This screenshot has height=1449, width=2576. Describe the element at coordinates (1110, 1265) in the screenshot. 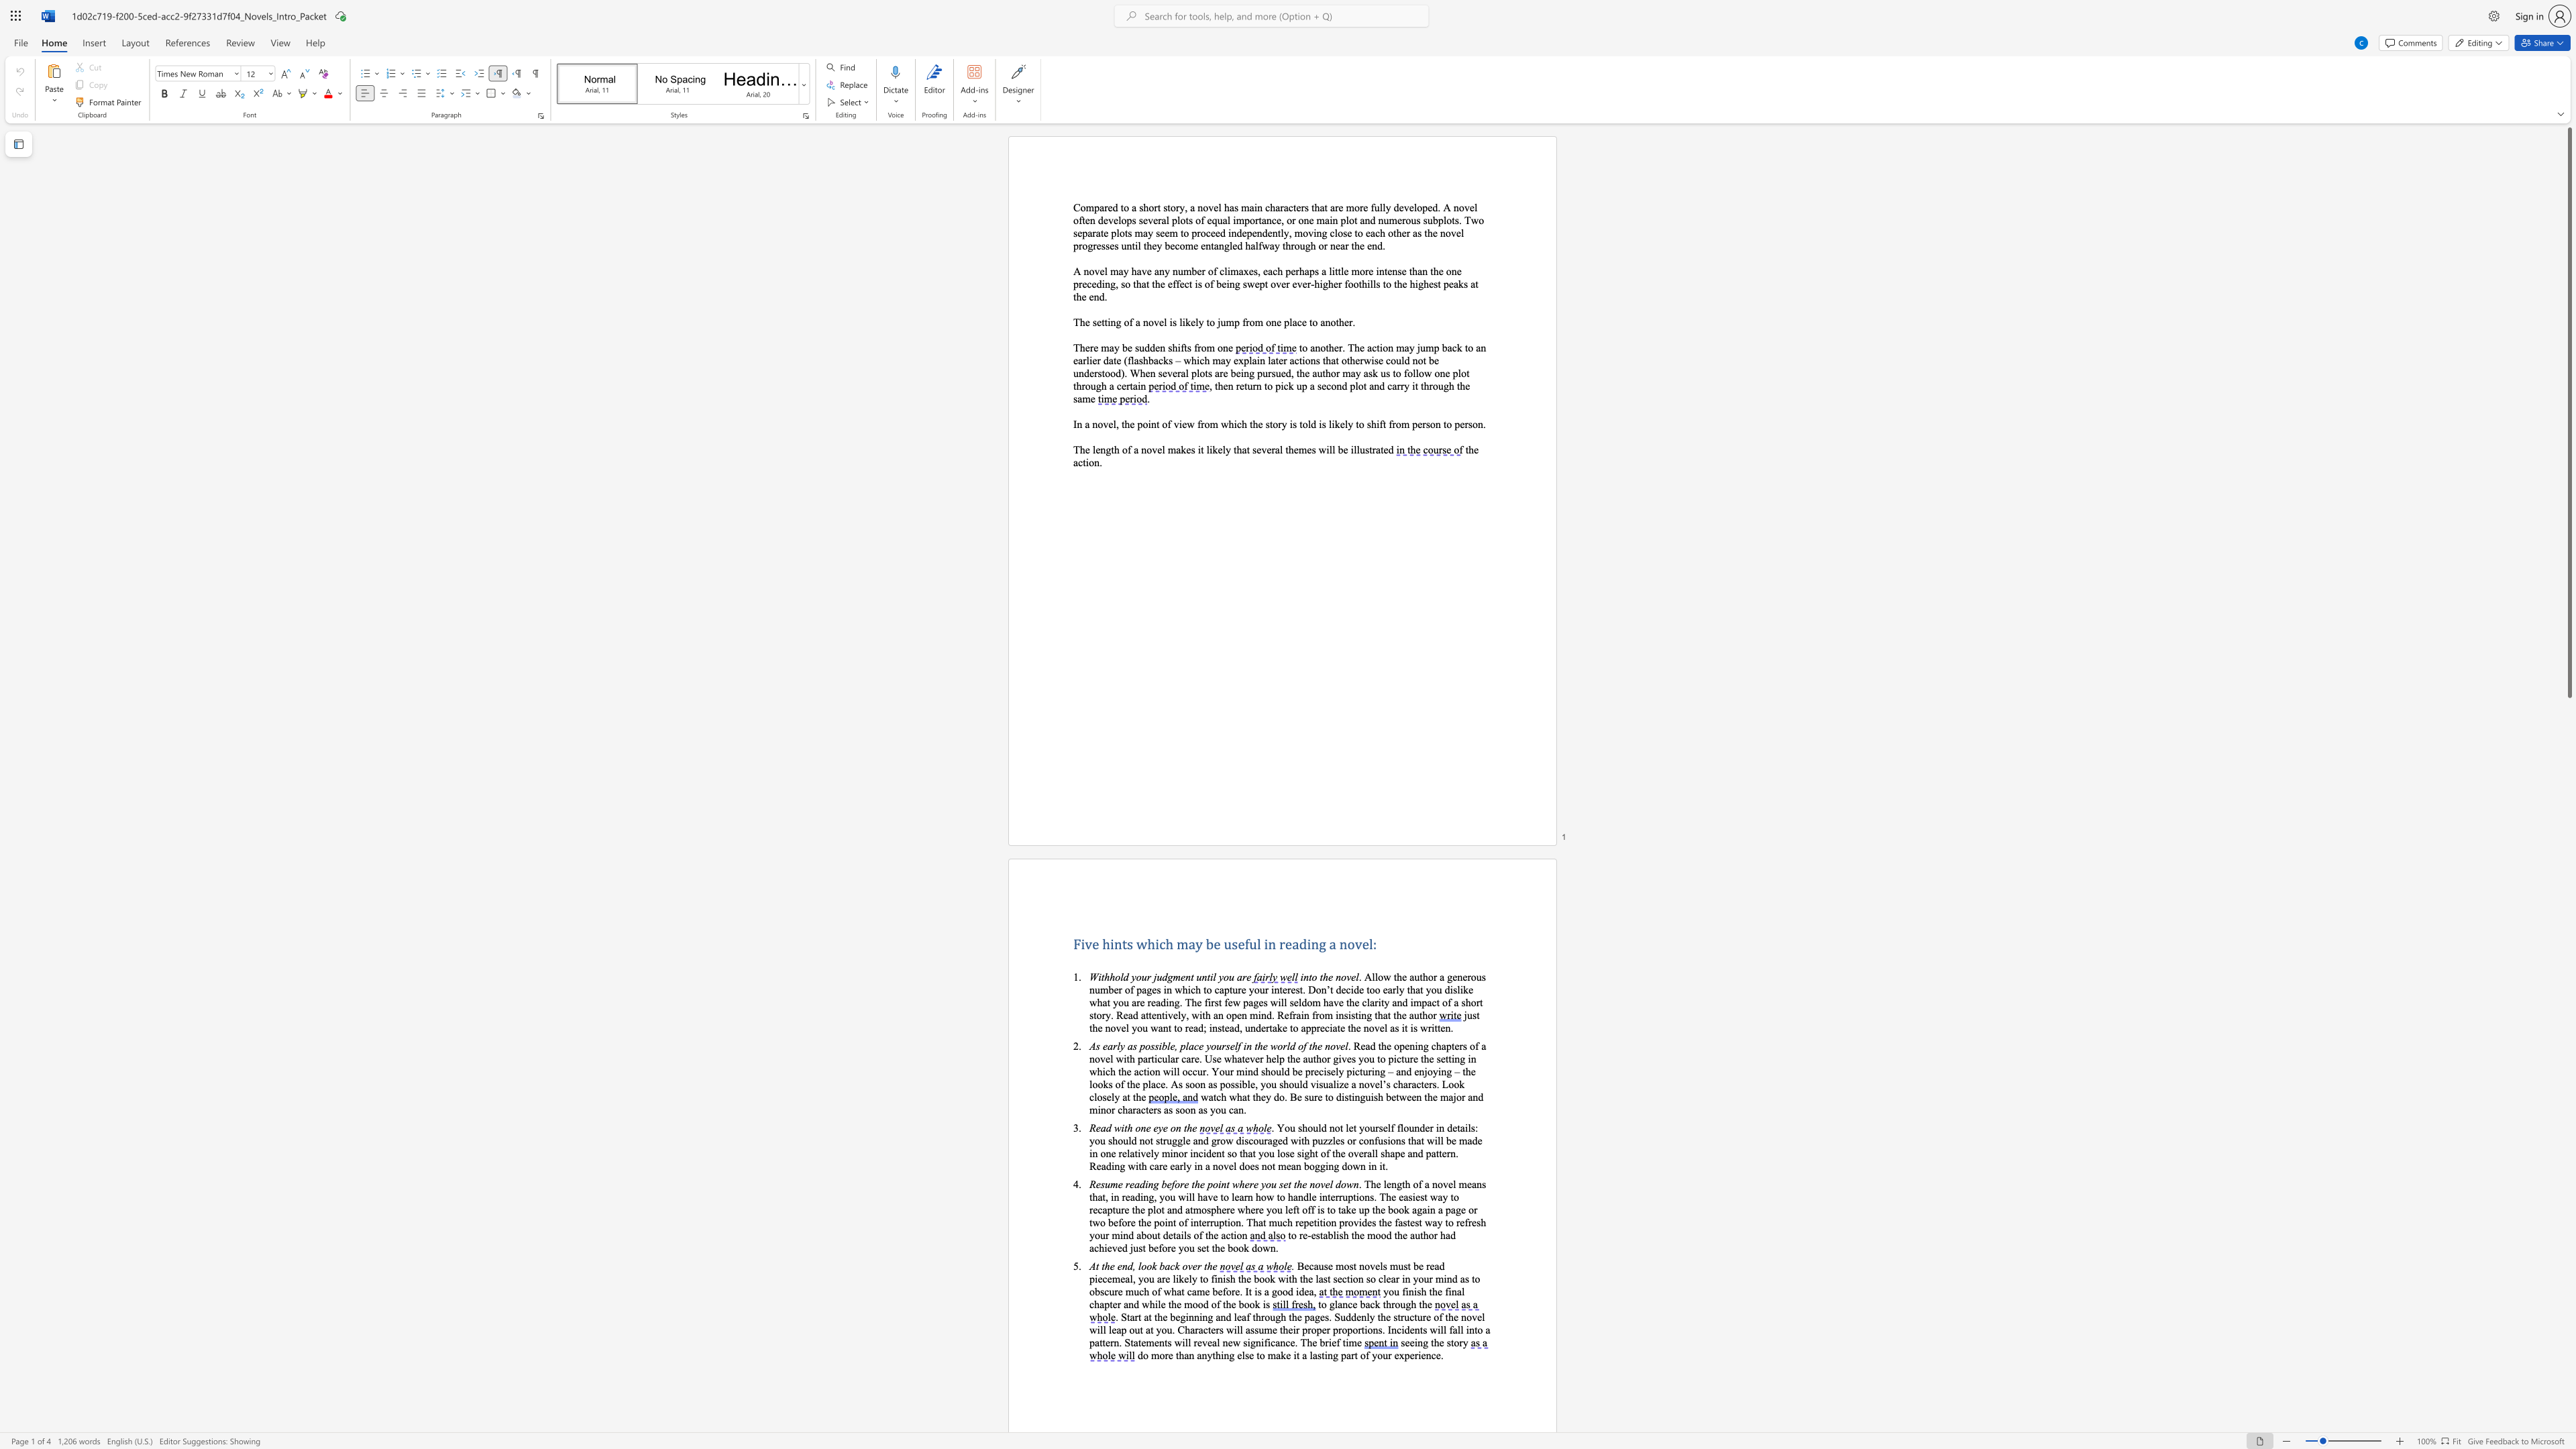

I see `the subset text "e e" within the text "At the end, look back over the"` at that location.